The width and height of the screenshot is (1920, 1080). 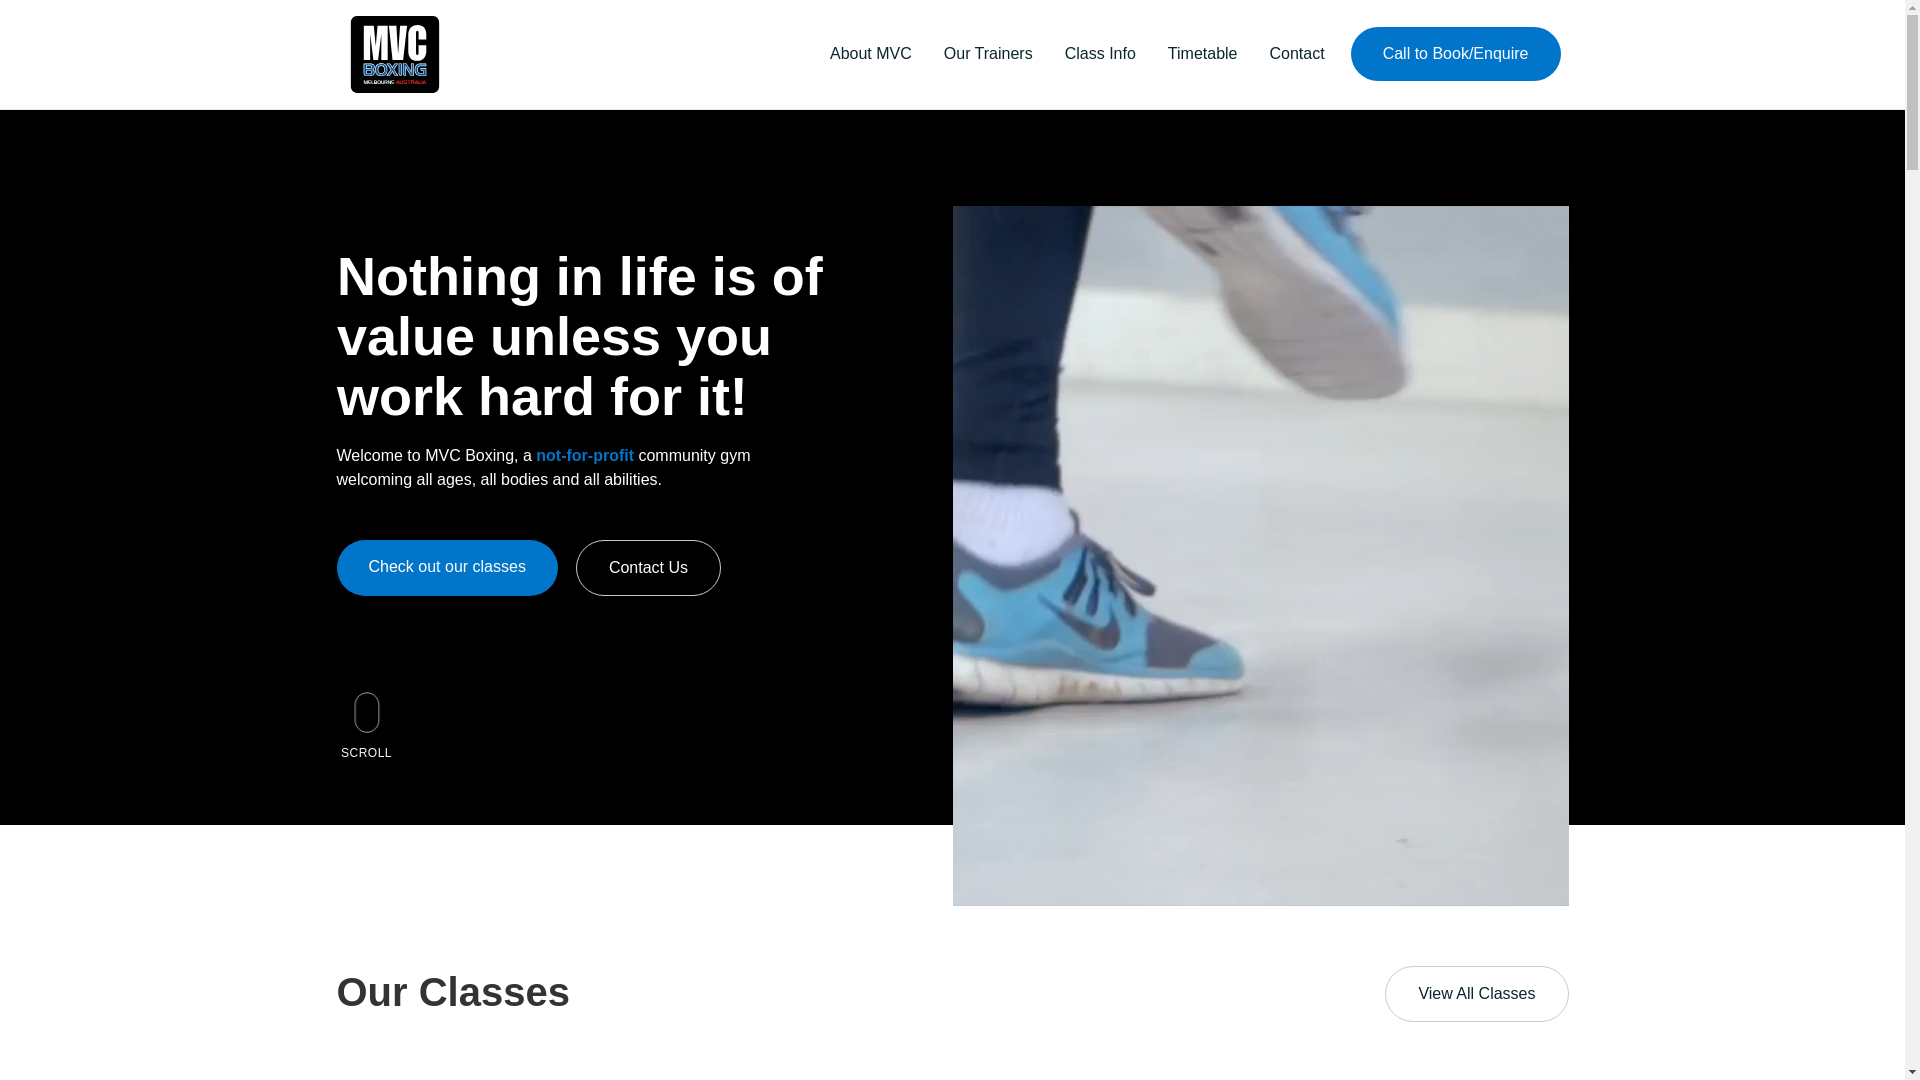 I want to click on 'Timetable', so click(x=1202, y=53).